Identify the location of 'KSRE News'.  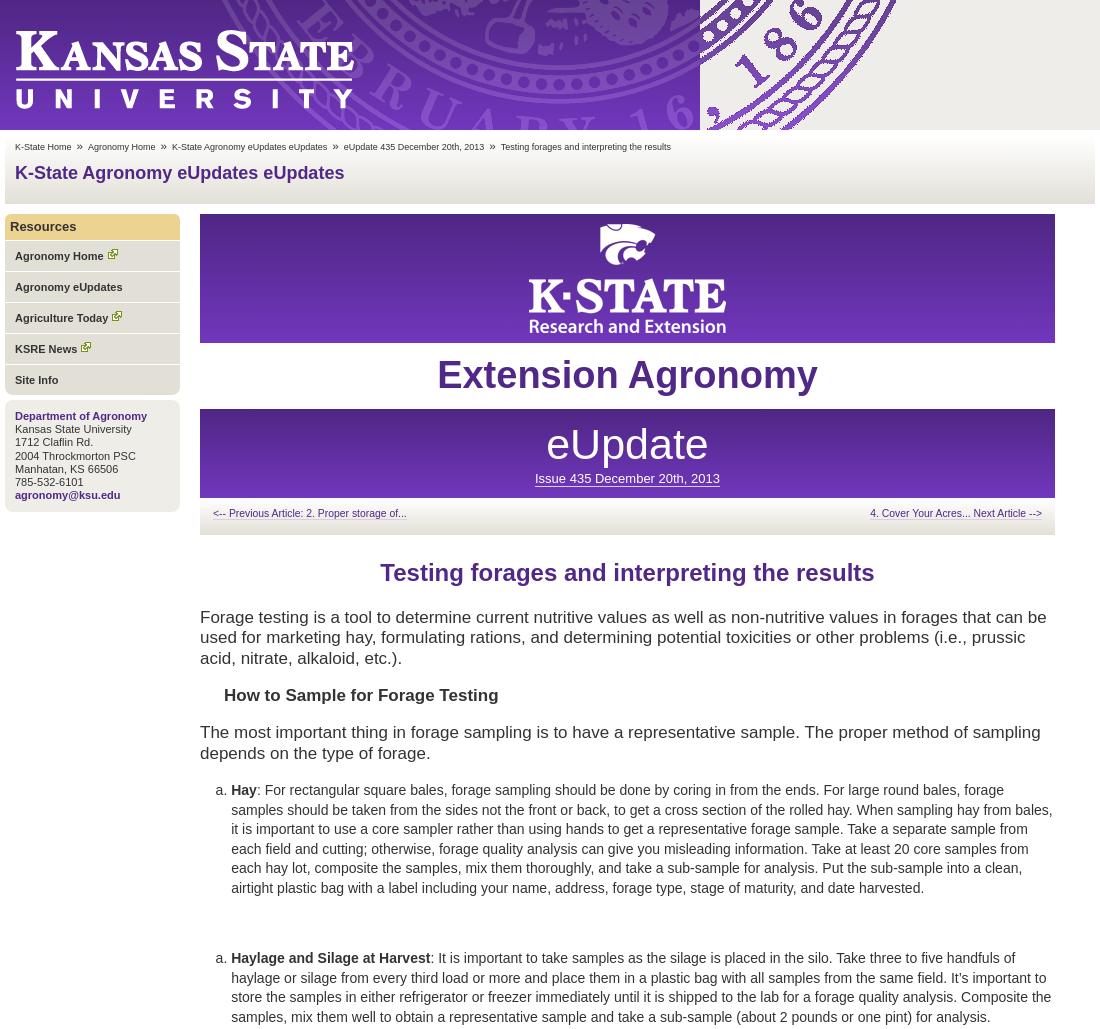
(13, 348).